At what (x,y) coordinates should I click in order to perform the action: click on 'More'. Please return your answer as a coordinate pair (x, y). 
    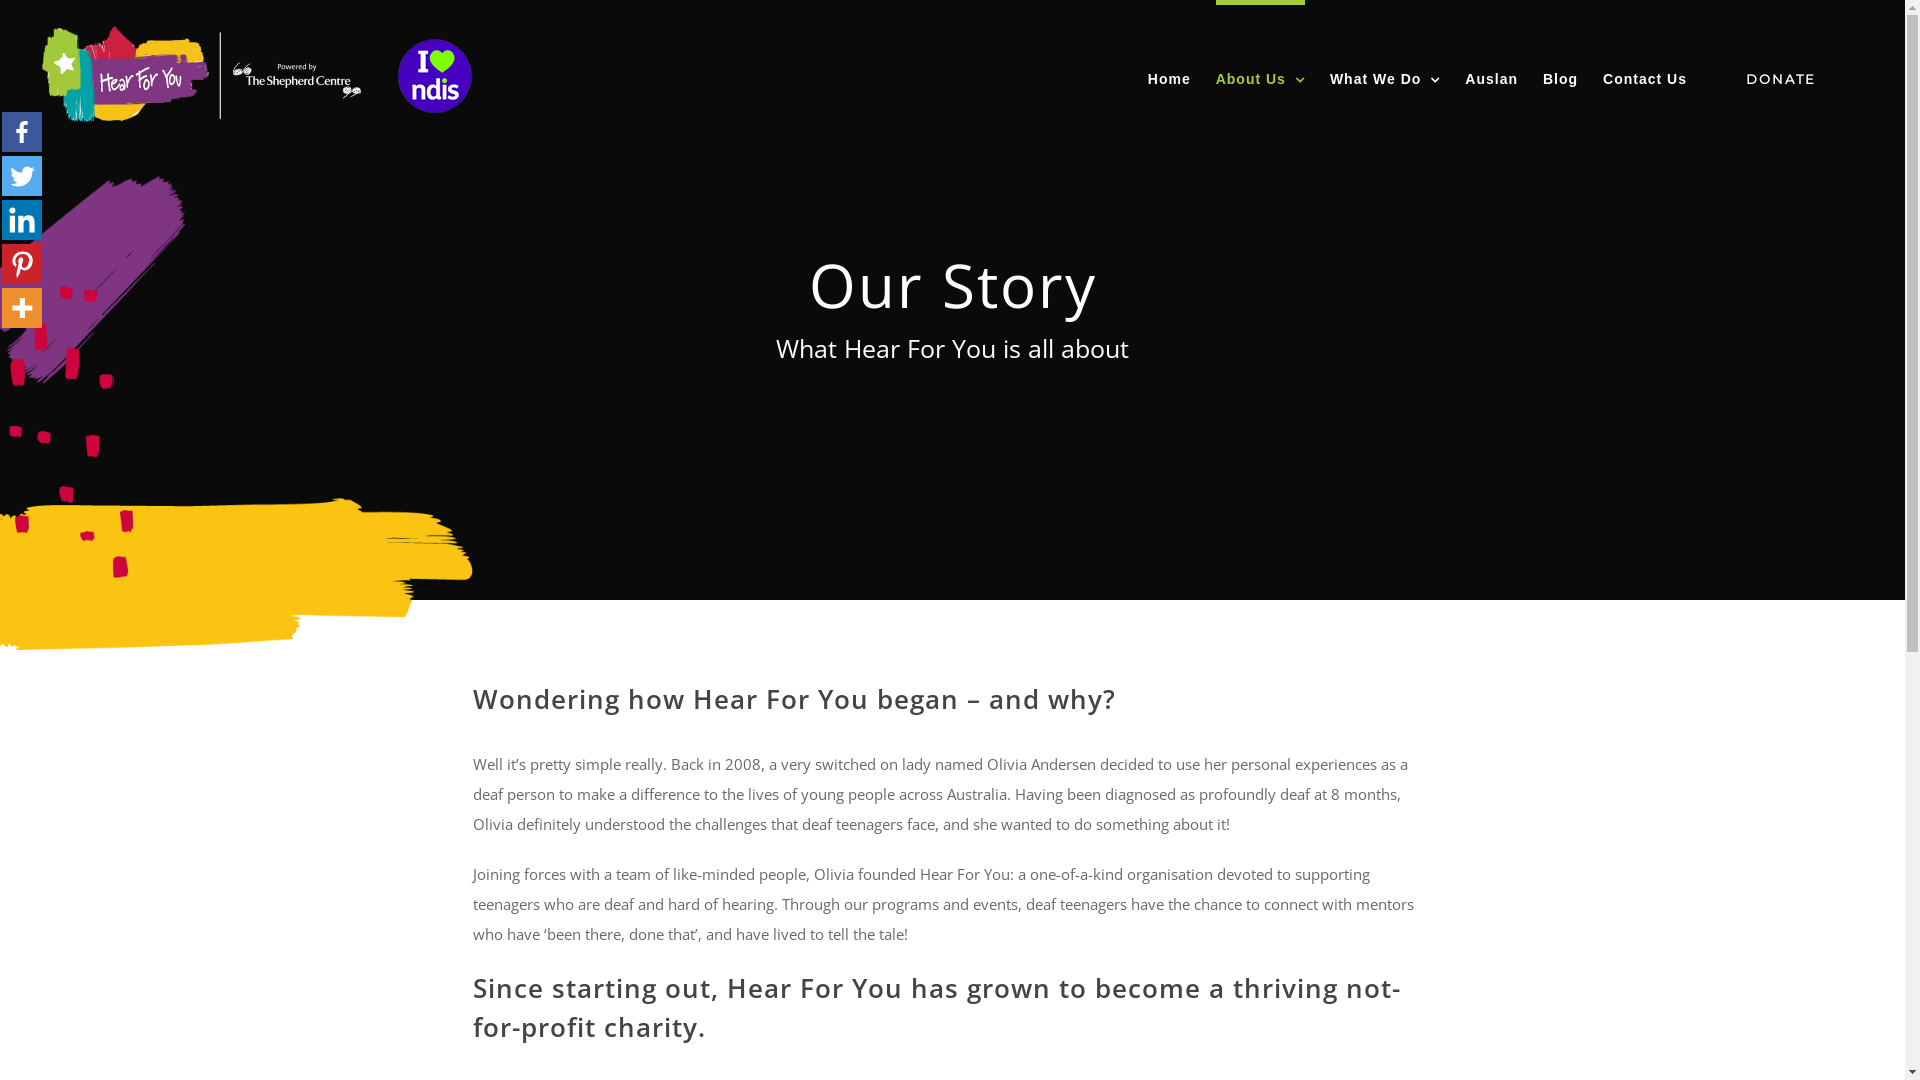
    Looking at the image, I should click on (22, 308).